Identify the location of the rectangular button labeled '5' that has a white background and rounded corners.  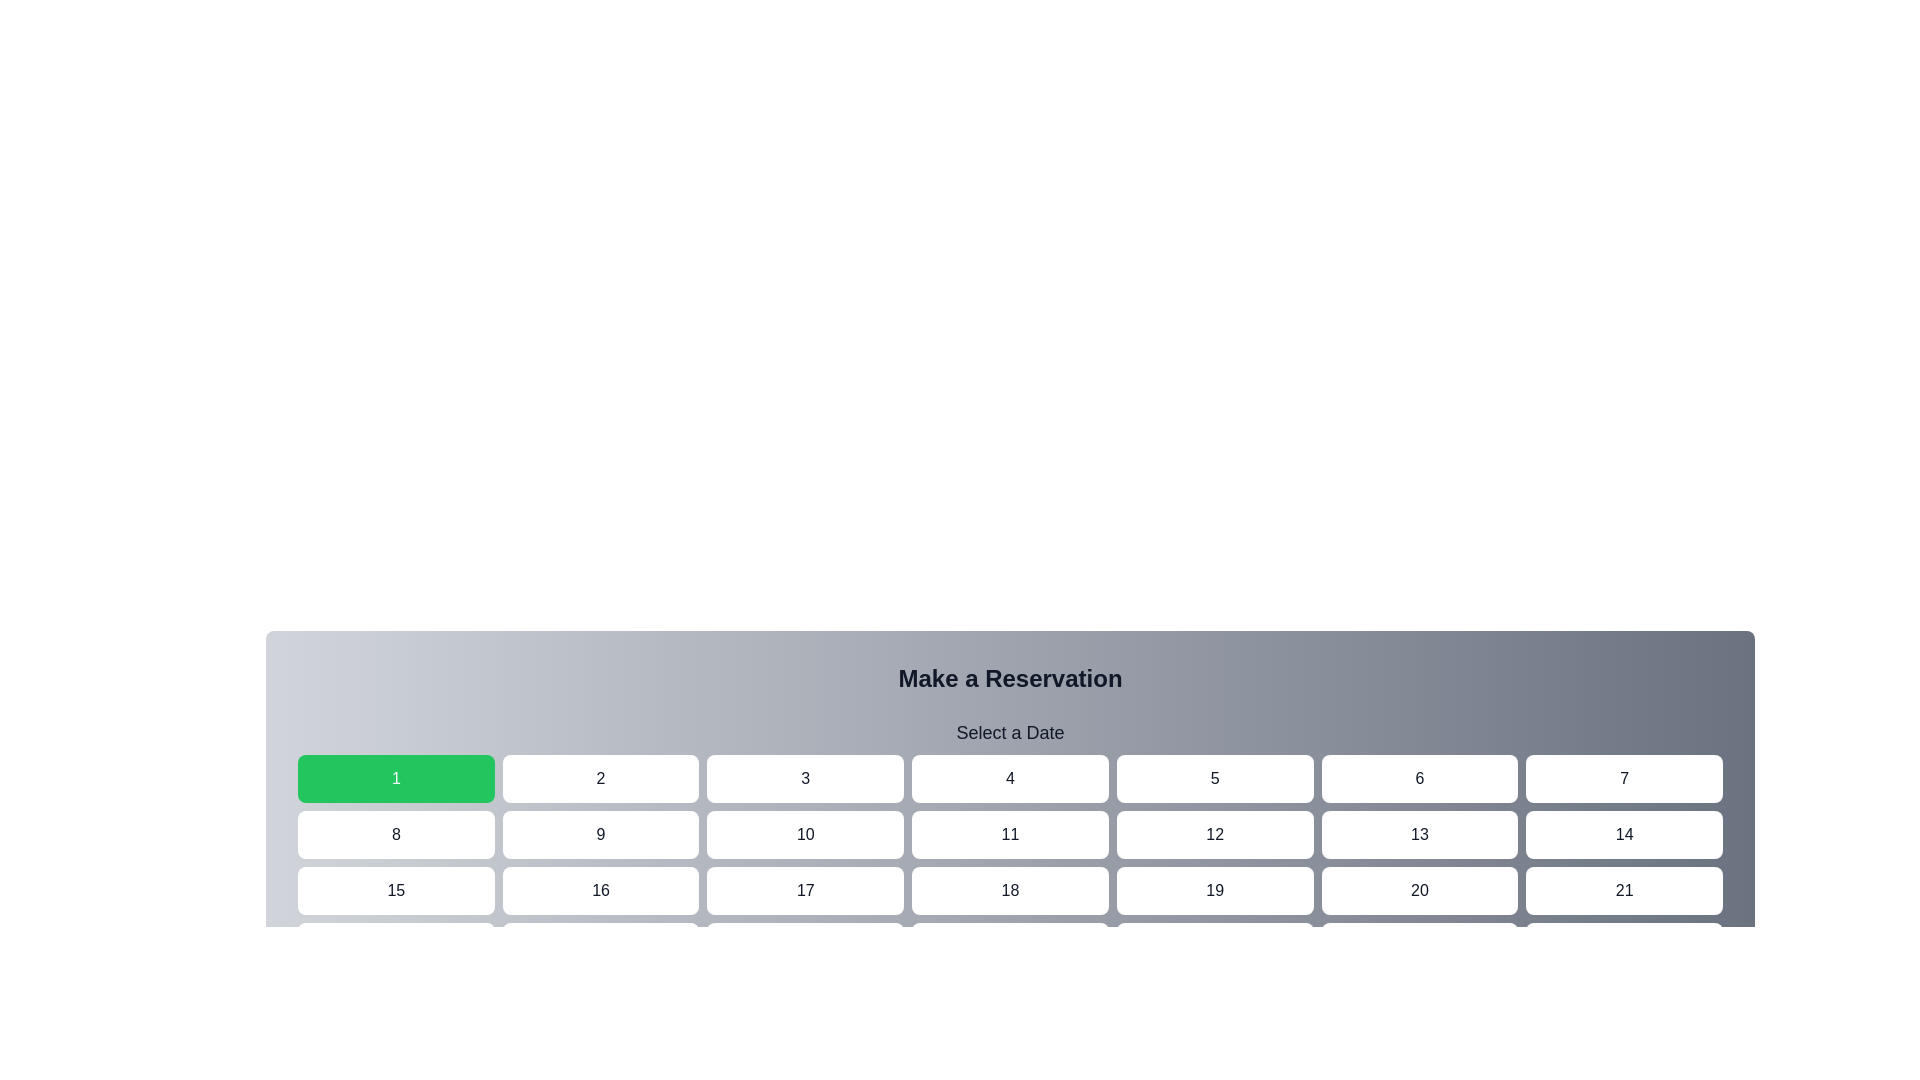
(1214, 778).